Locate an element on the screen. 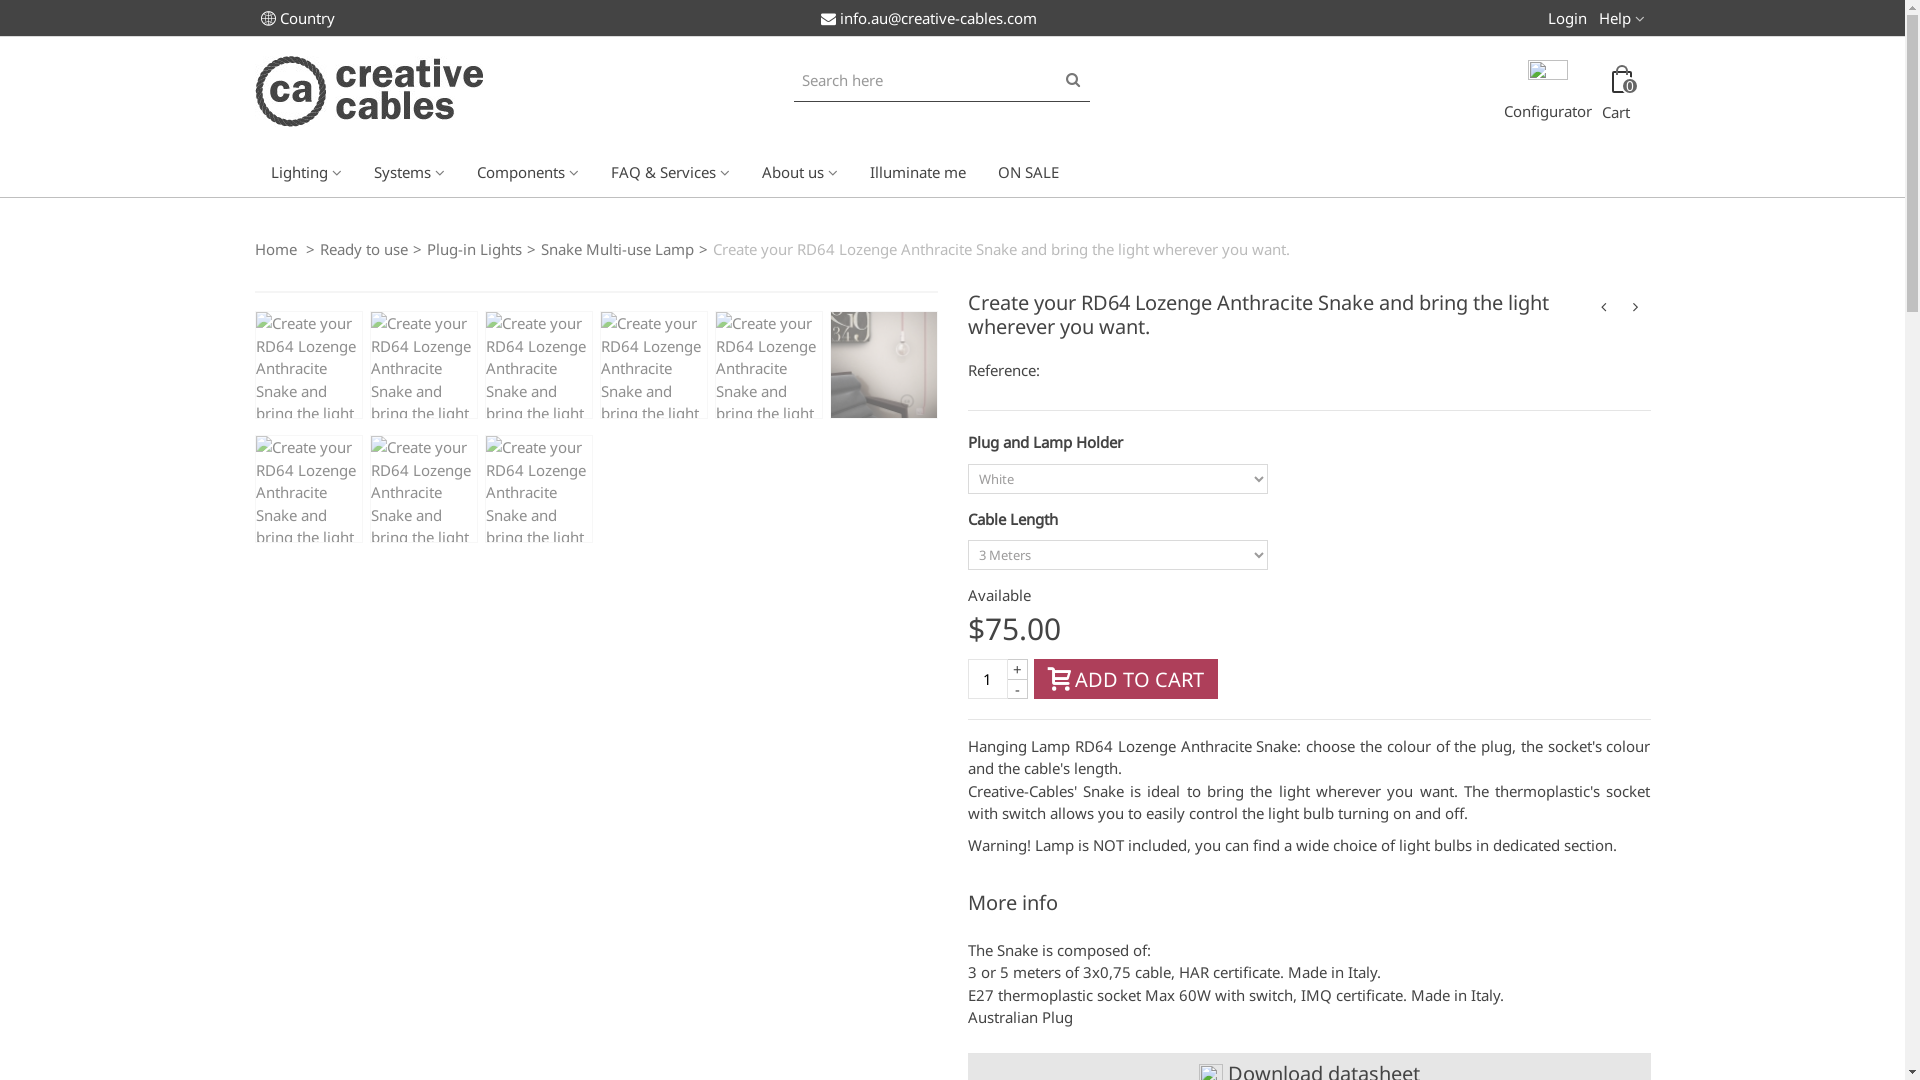 The height and width of the screenshot is (1080, 1920). 'Systems' is located at coordinates (408, 169).